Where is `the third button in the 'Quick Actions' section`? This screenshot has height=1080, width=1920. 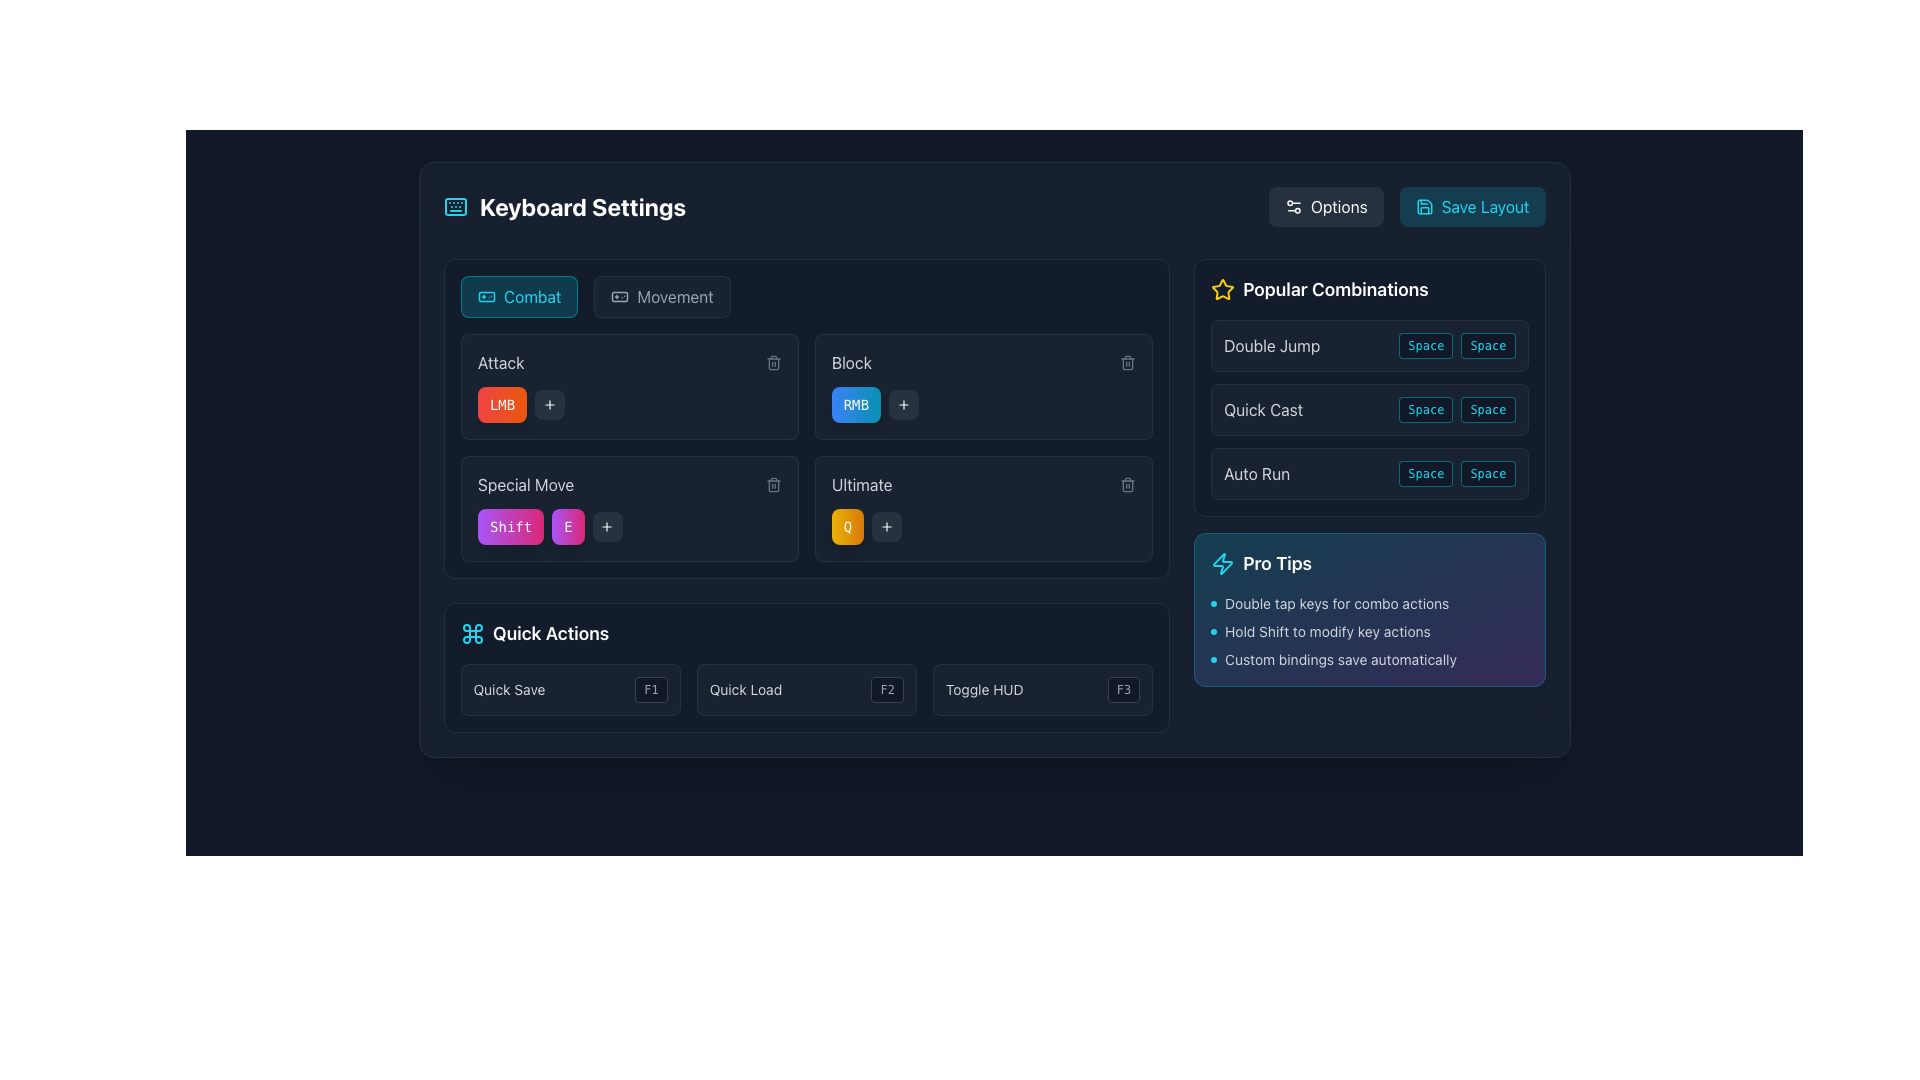 the third button in the 'Quick Actions' section is located at coordinates (1042, 689).